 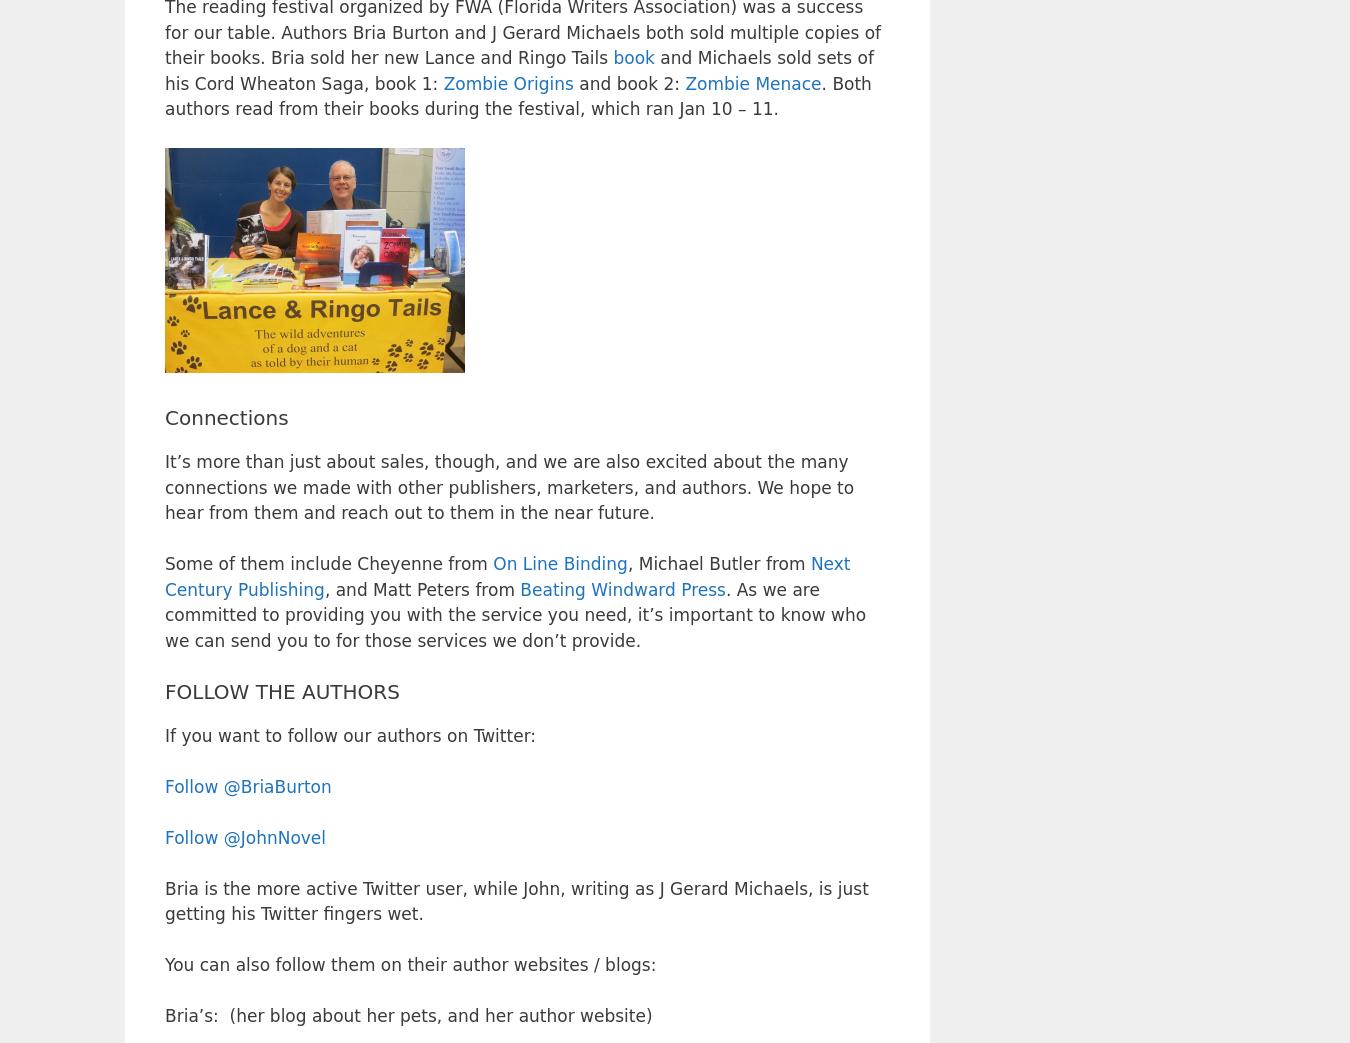 I want to click on 'Zombie Menace', so click(x=752, y=83).